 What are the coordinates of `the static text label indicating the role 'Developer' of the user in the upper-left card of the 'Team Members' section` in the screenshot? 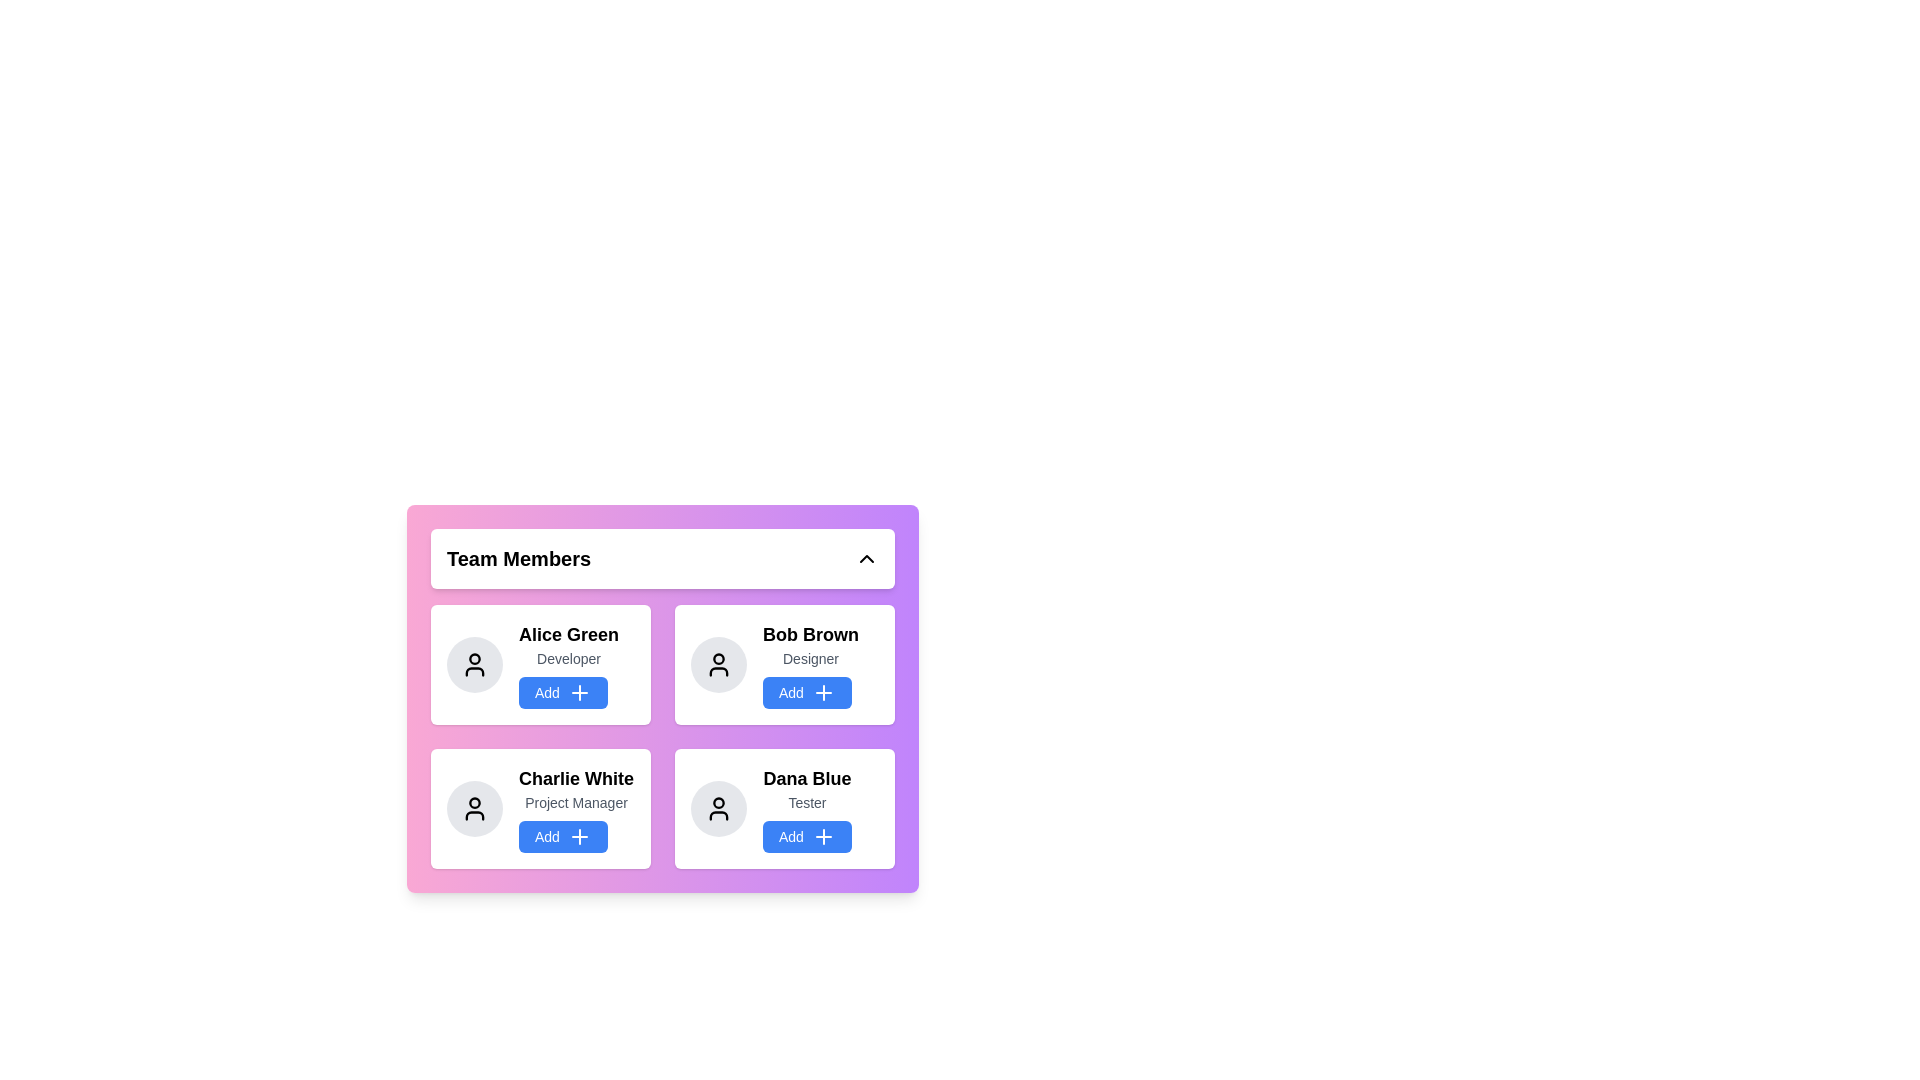 It's located at (568, 659).